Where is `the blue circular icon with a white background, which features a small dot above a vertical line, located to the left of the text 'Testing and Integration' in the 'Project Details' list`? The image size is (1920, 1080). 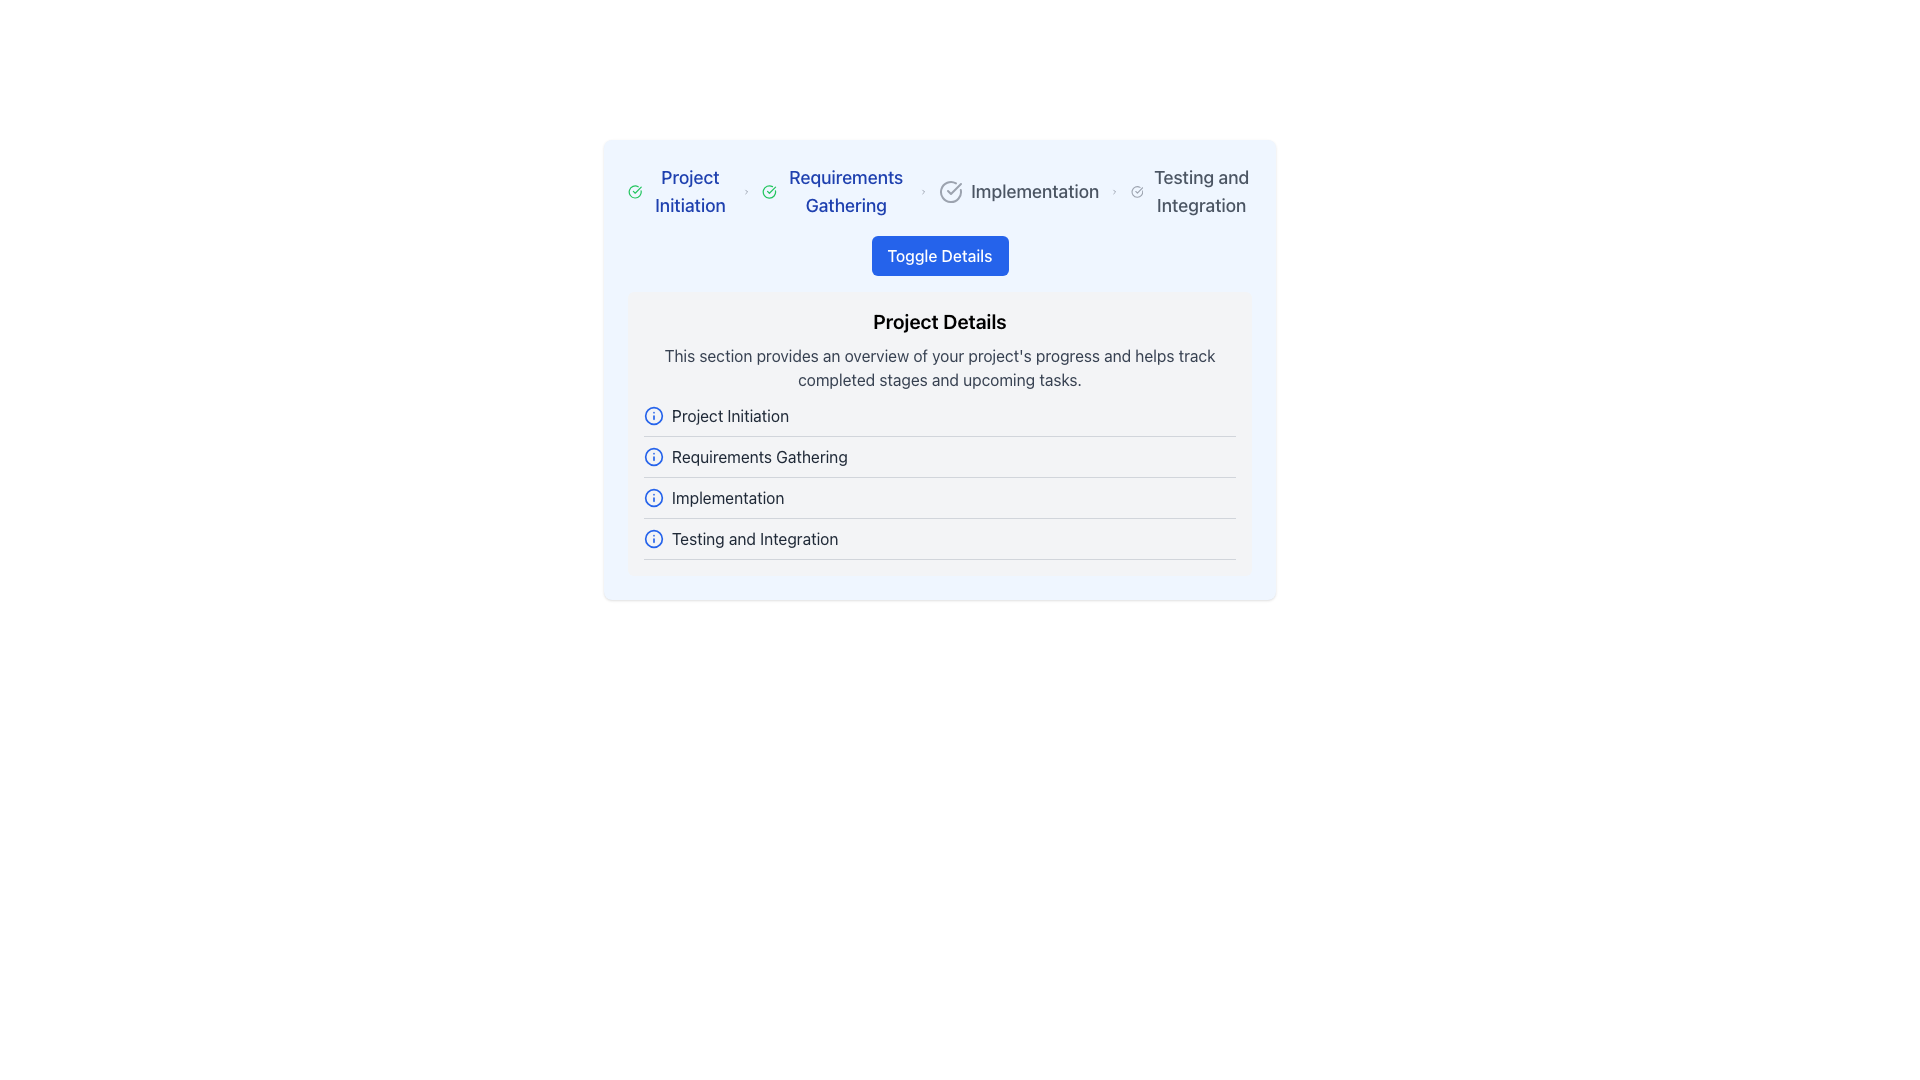
the blue circular icon with a white background, which features a small dot above a vertical line, located to the left of the text 'Testing and Integration' in the 'Project Details' list is located at coordinates (653, 538).